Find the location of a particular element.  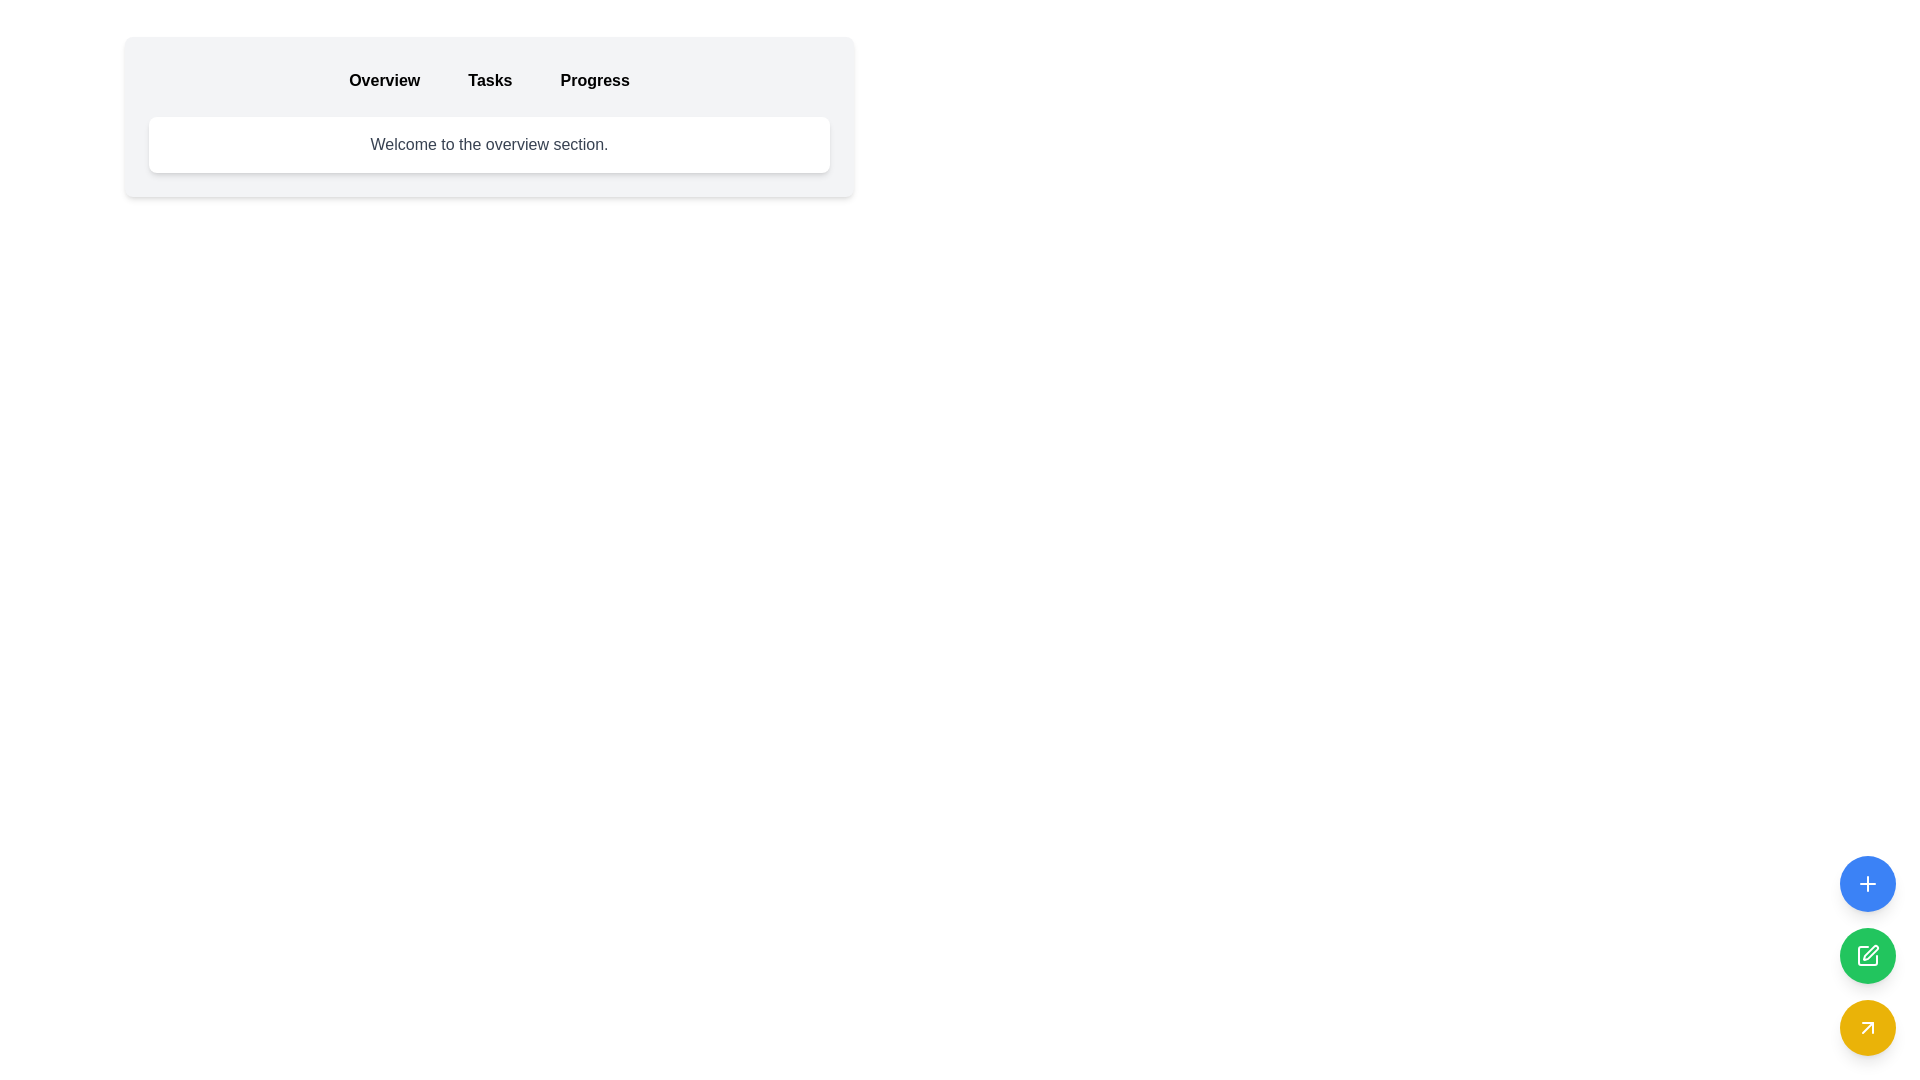

the 'Tasks' button, which is a rectangular button with bold, black text on a light gray background, located in the center top of the interface within the navigation bar is located at coordinates (490, 80).